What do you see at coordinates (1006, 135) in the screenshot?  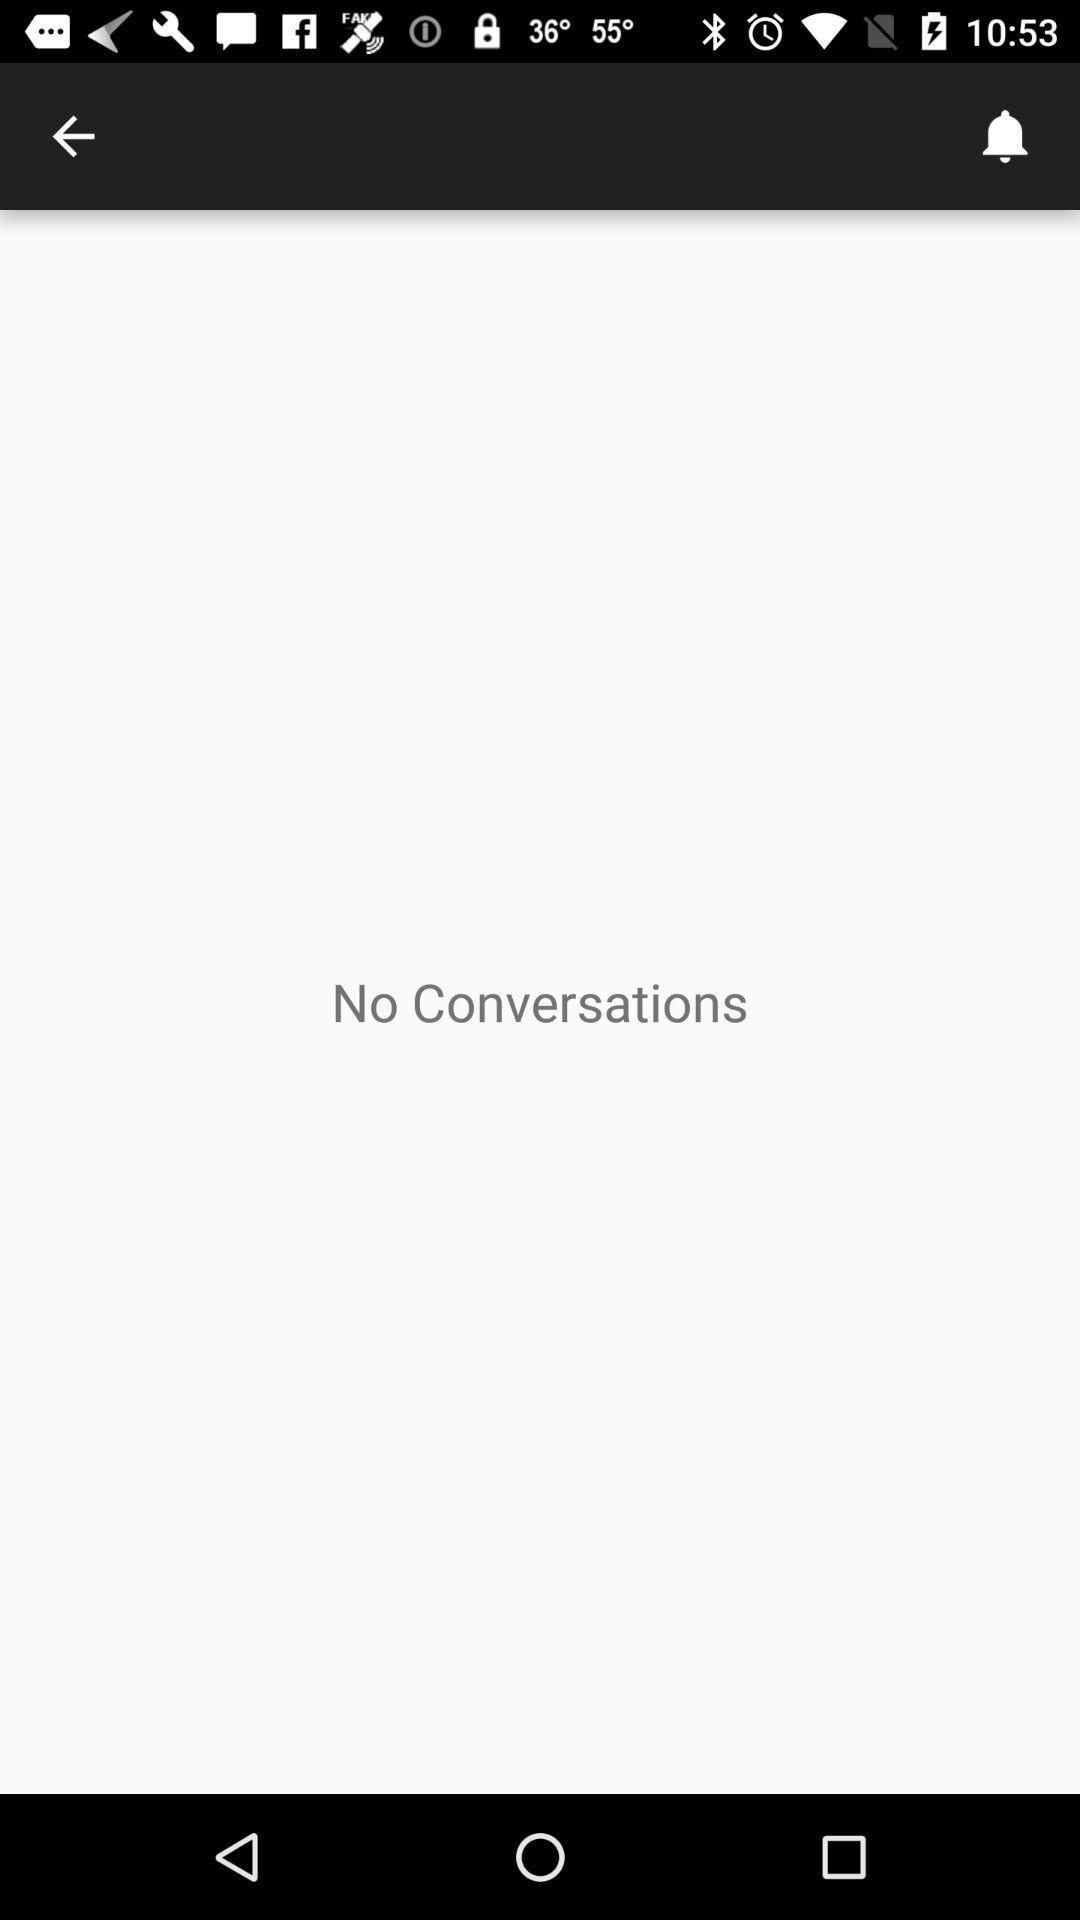 I see `icon above the no conversations icon` at bounding box center [1006, 135].